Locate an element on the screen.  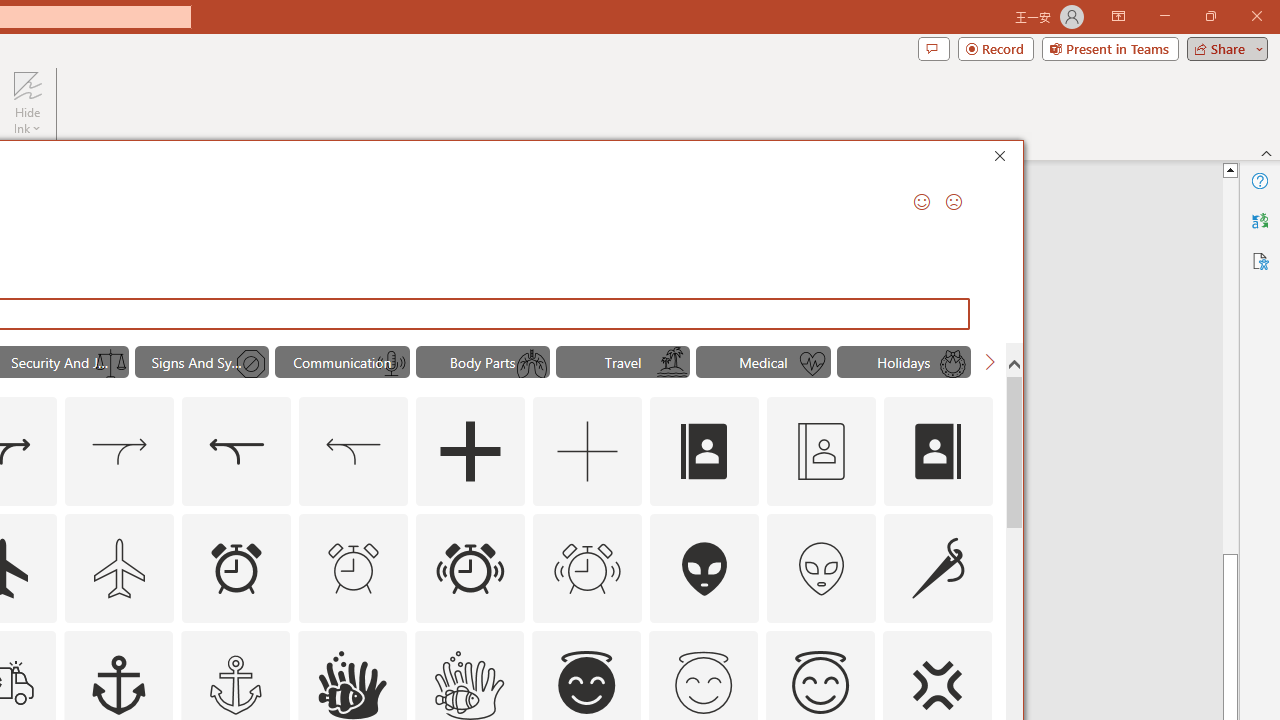
'AutomationID: Icons_Acquisition_LTR_M' is located at coordinates (119, 452).